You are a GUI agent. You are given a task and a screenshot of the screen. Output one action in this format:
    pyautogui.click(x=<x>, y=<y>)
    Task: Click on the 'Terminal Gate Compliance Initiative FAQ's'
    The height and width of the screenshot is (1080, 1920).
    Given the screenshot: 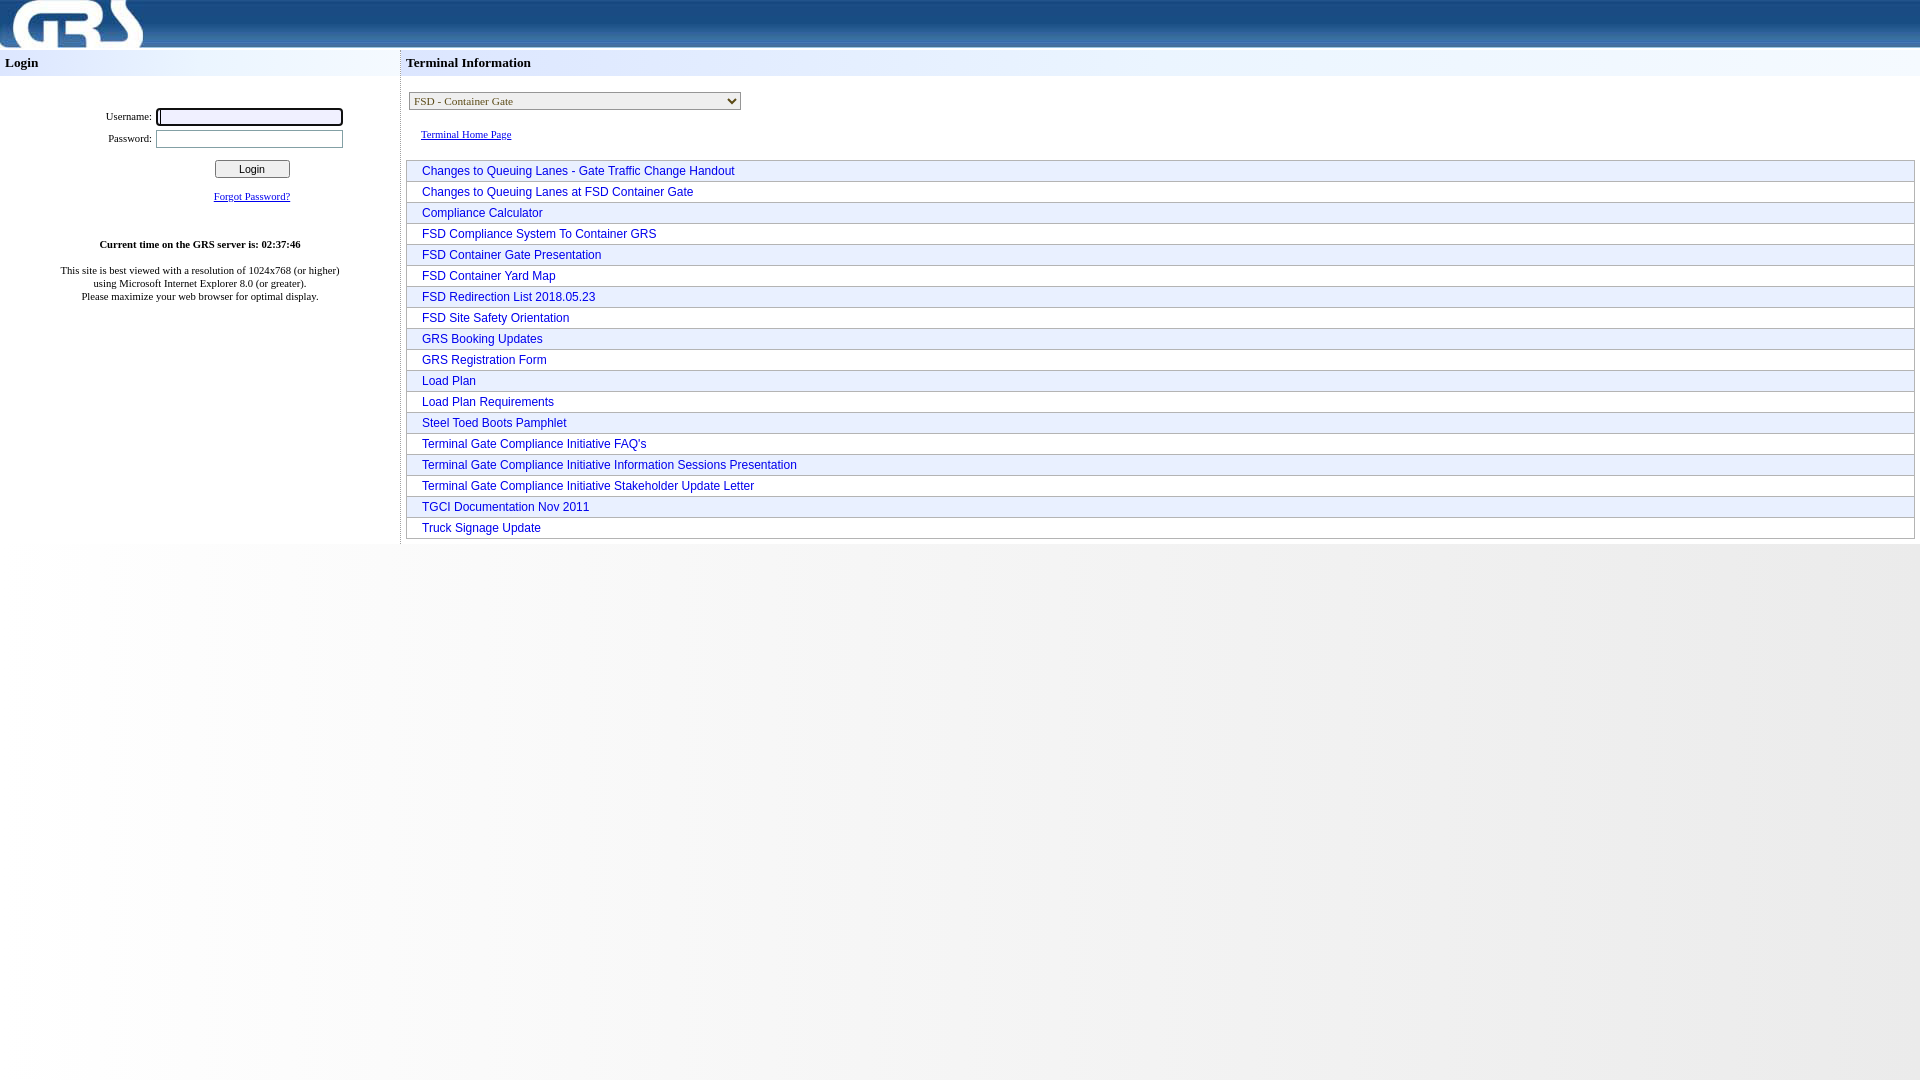 What is the action you would take?
    pyautogui.click(x=528, y=442)
    